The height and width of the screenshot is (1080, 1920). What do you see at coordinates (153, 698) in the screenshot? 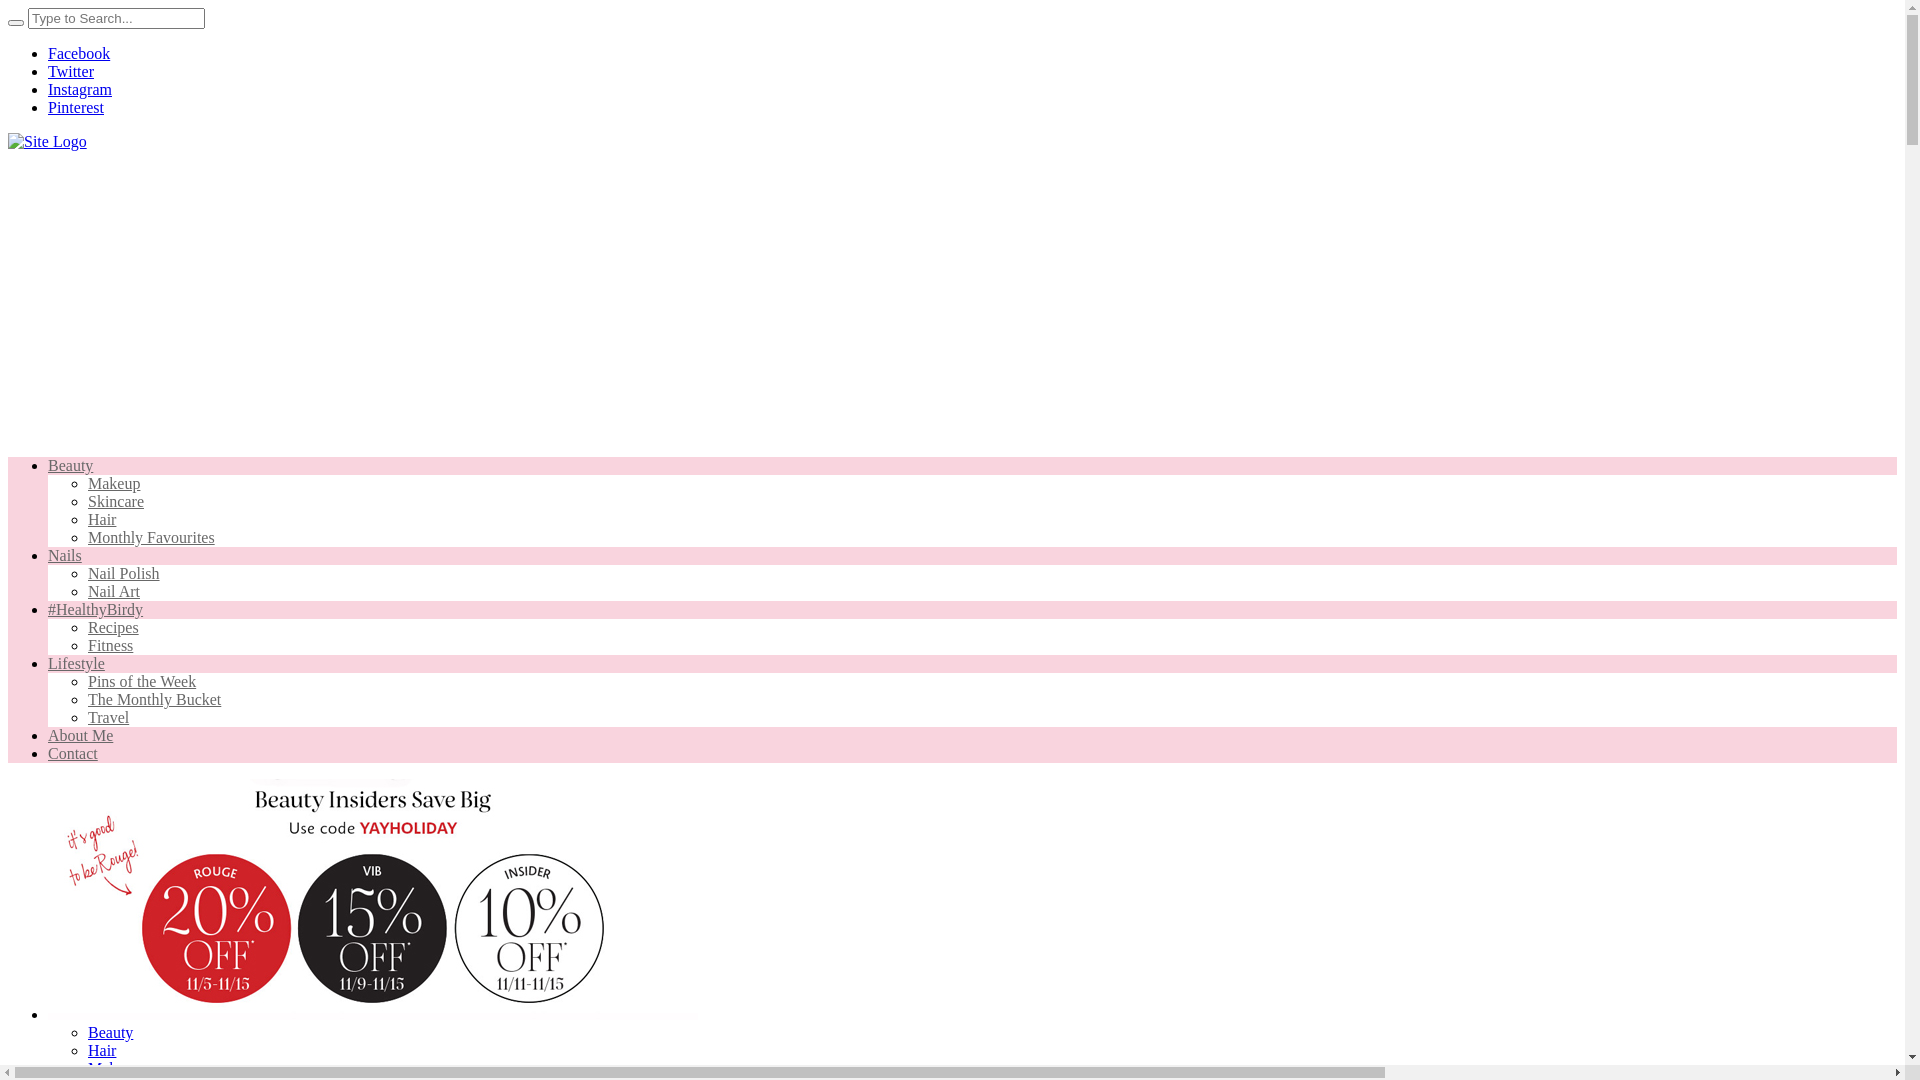
I see `'The Monthly Bucket'` at bounding box center [153, 698].